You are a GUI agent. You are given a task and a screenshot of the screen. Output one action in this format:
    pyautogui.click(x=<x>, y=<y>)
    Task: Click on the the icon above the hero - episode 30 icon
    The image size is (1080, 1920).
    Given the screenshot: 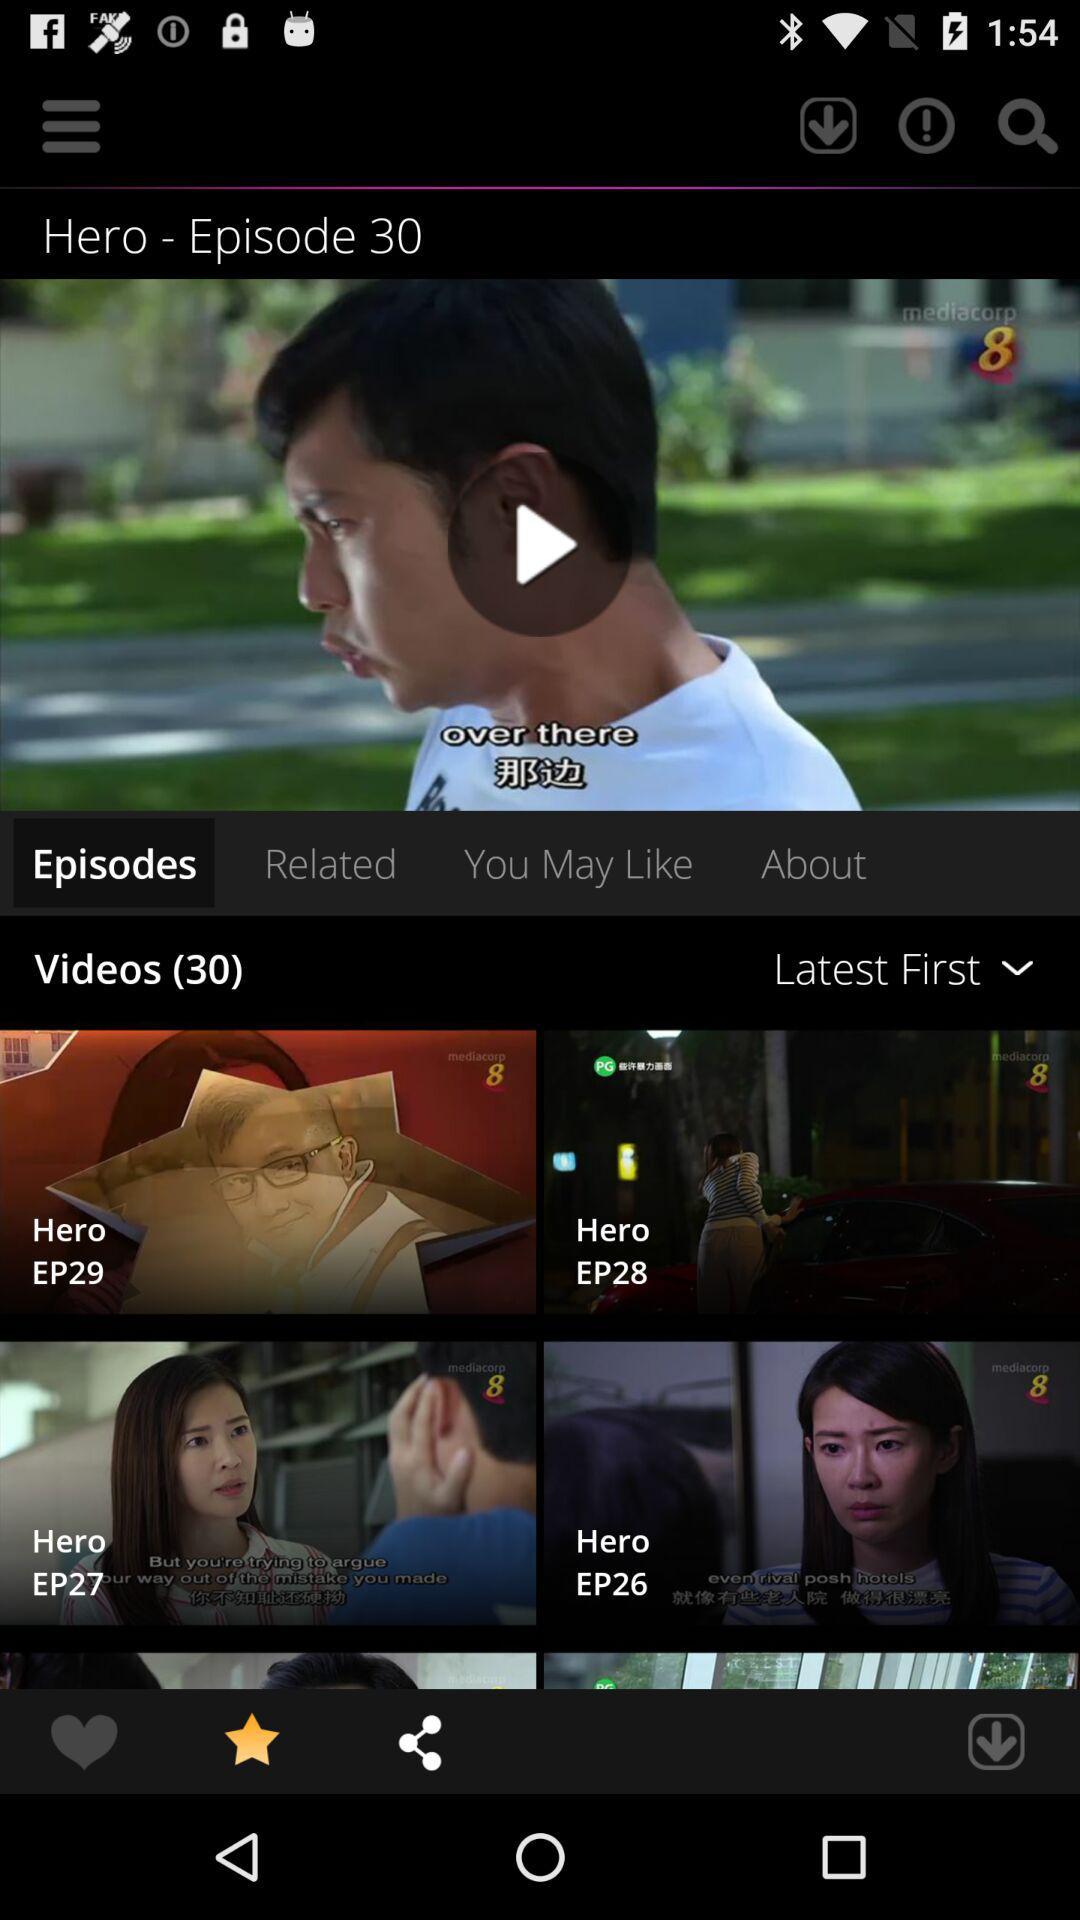 What is the action you would take?
    pyautogui.click(x=926, y=124)
    